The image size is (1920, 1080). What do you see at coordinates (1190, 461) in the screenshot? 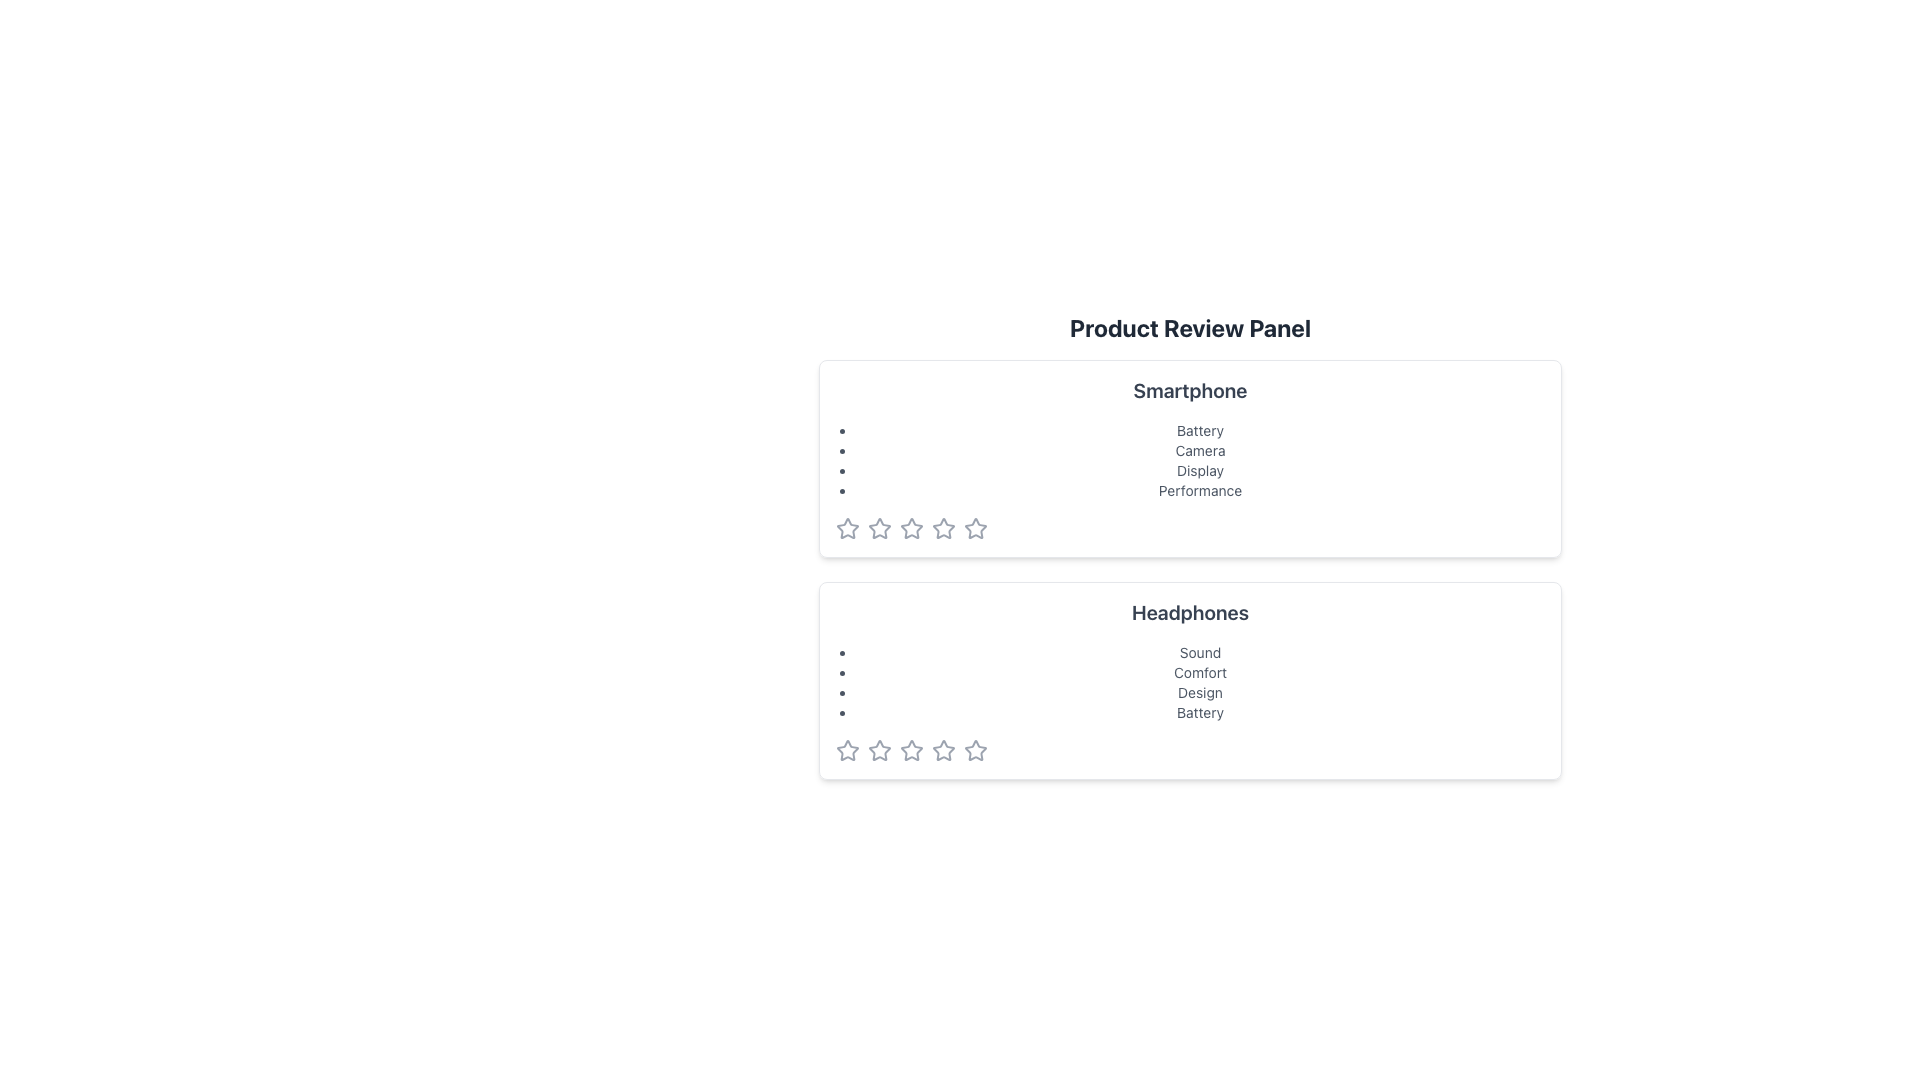
I see `text displayed in the list of attributes related to the smartphone, located just below the title 'Smartphone'` at bounding box center [1190, 461].